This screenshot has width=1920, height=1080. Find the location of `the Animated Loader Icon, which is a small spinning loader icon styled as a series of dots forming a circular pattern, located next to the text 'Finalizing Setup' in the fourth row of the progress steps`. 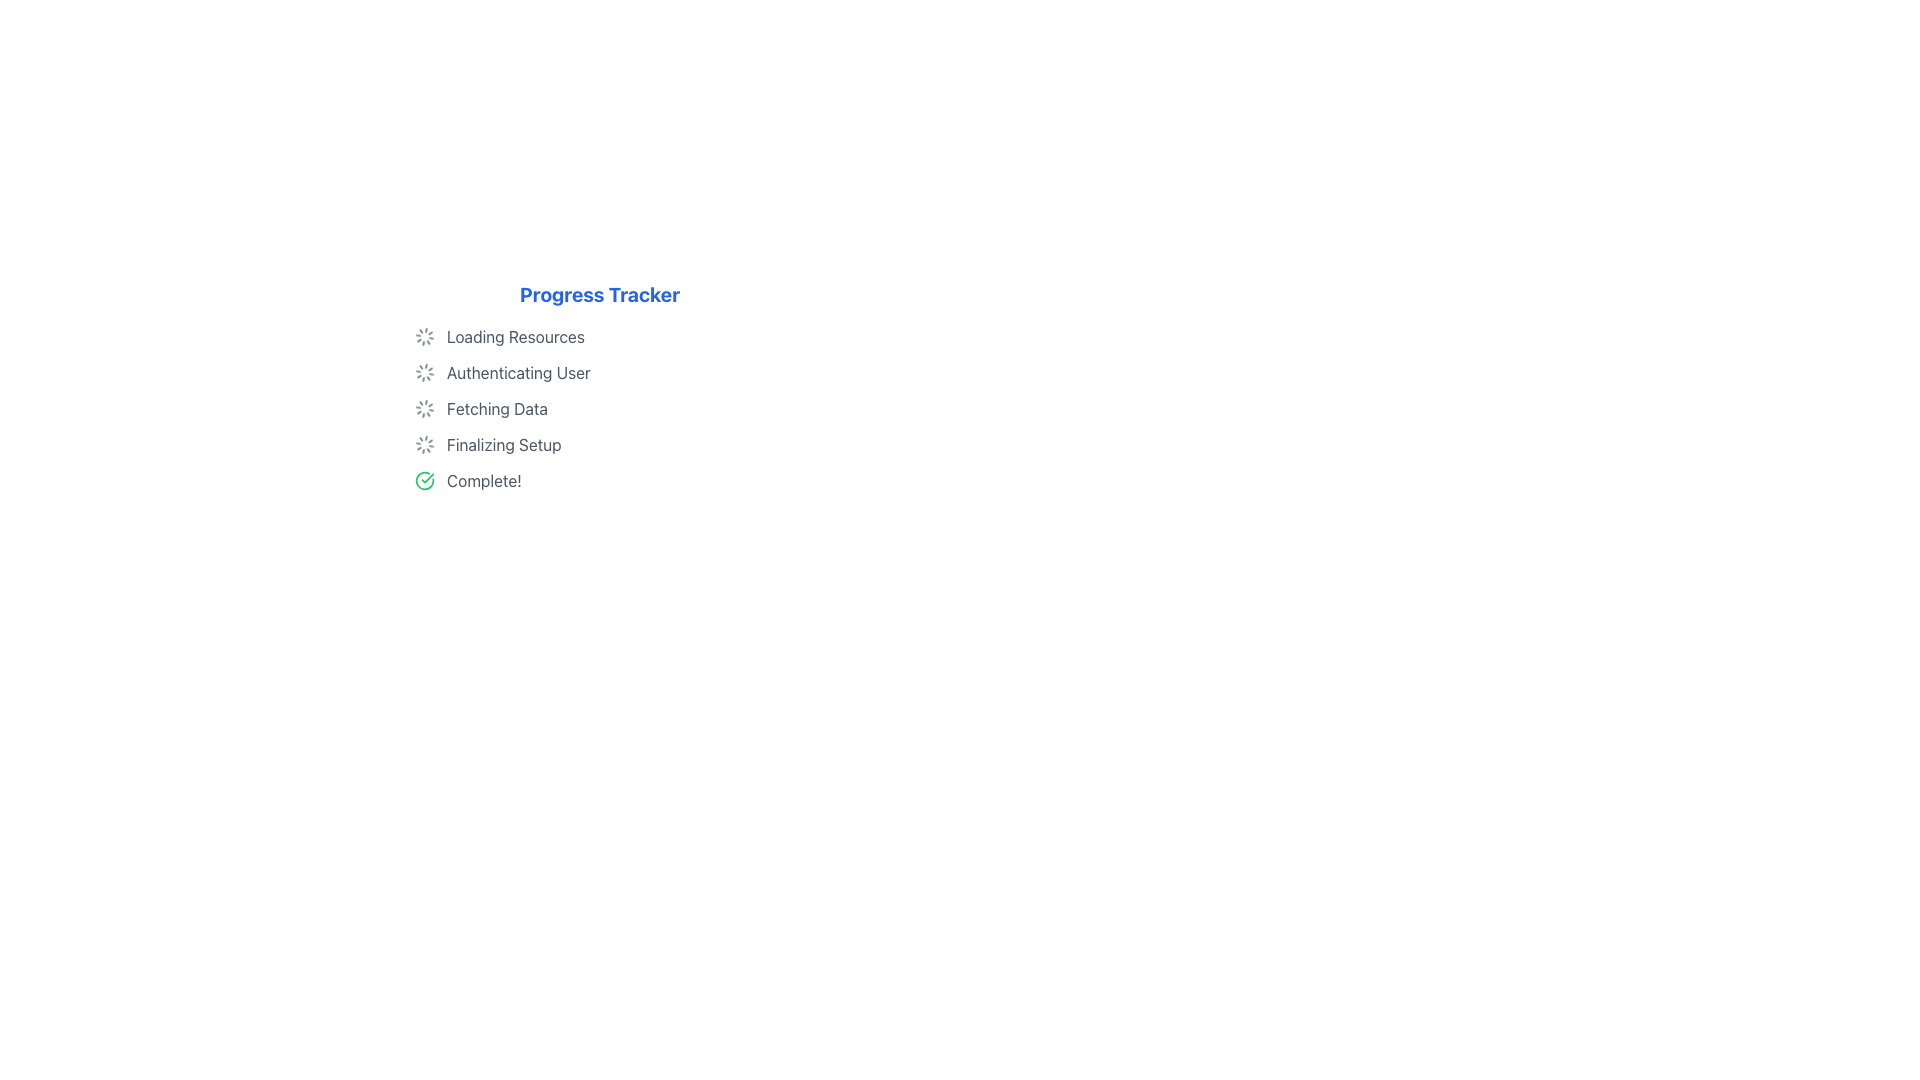

the Animated Loader Icon, which is a small spinning loader icon styled as a series of dots forming a circular pattern, located next to the text 'Finalizing Setup' in the fourth row of the progress steps is located at coordinates (424, 443).